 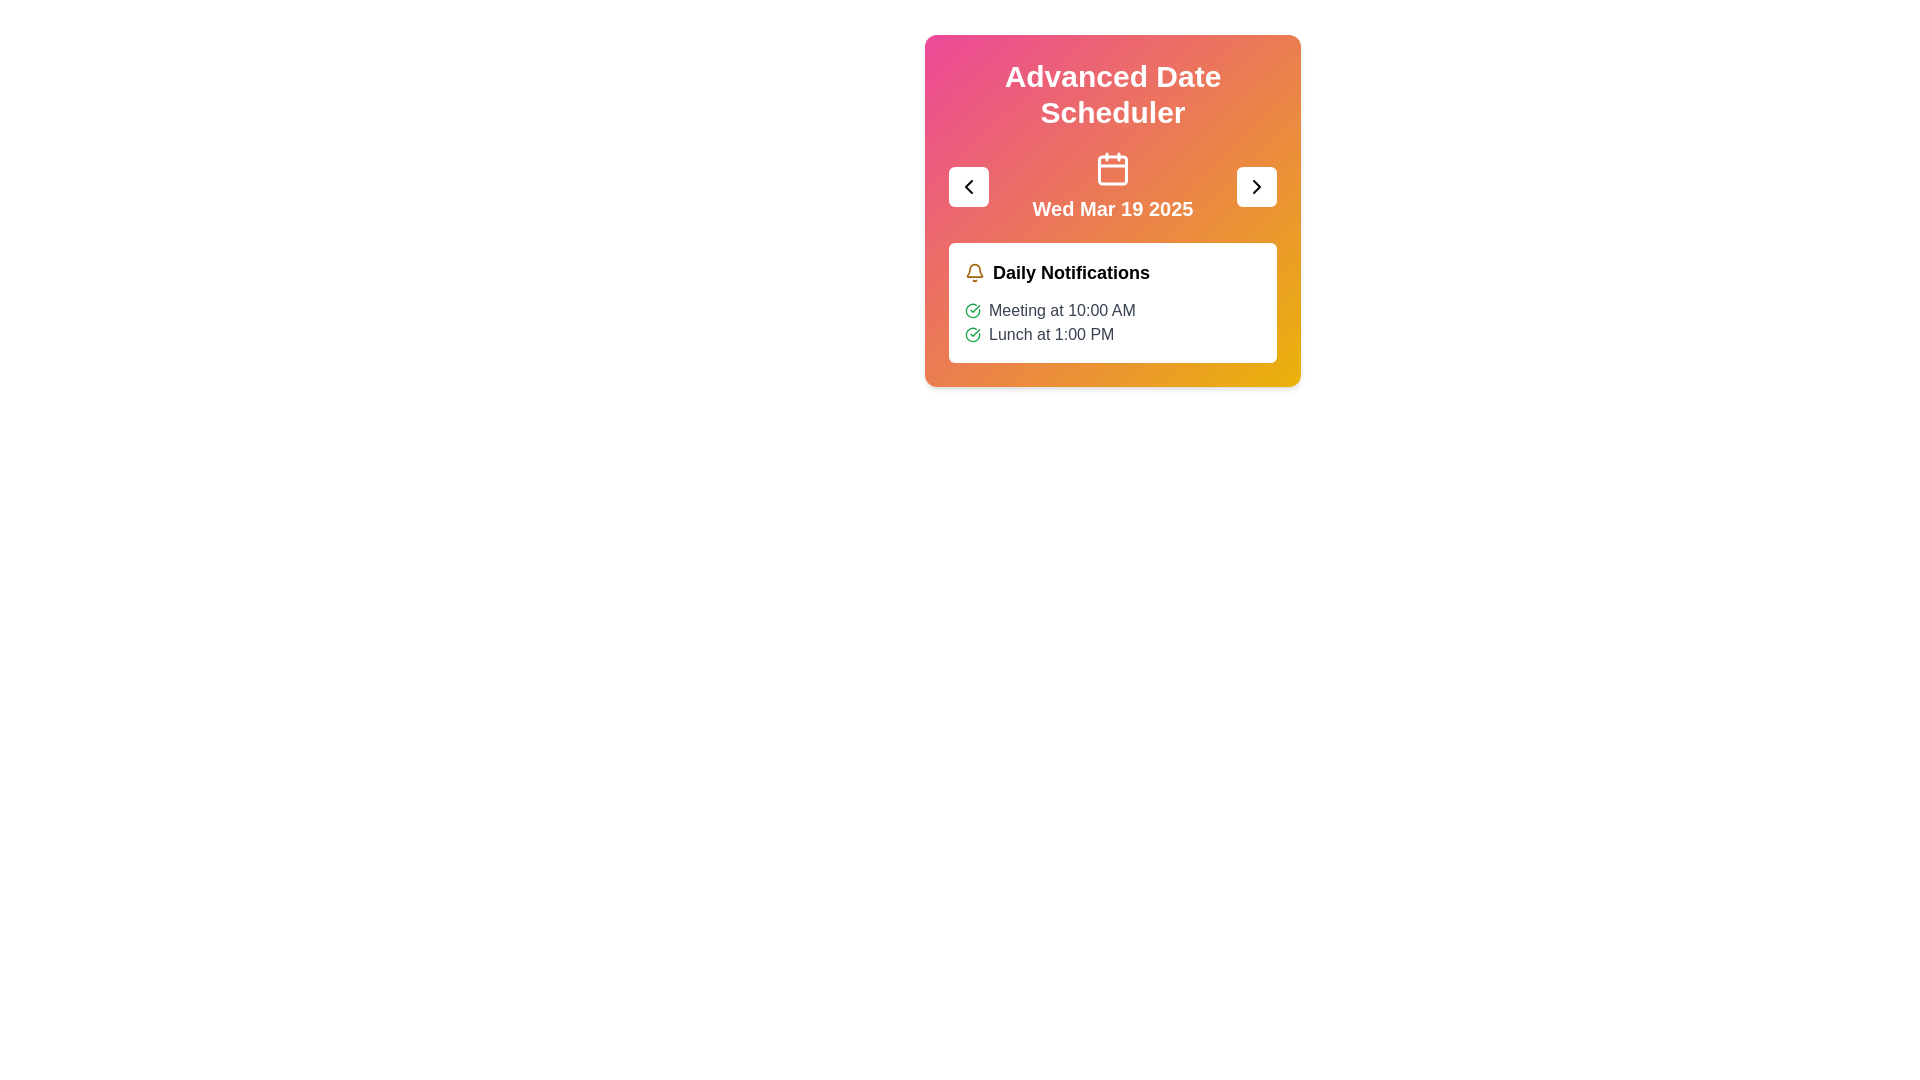 What do you see at coordinates (1112, 208) in the screenshot?
I see `the date display TextLabel located in the center of the card layout, below the calendar icon, for potential interaction` at bounding box center [1112, 208].